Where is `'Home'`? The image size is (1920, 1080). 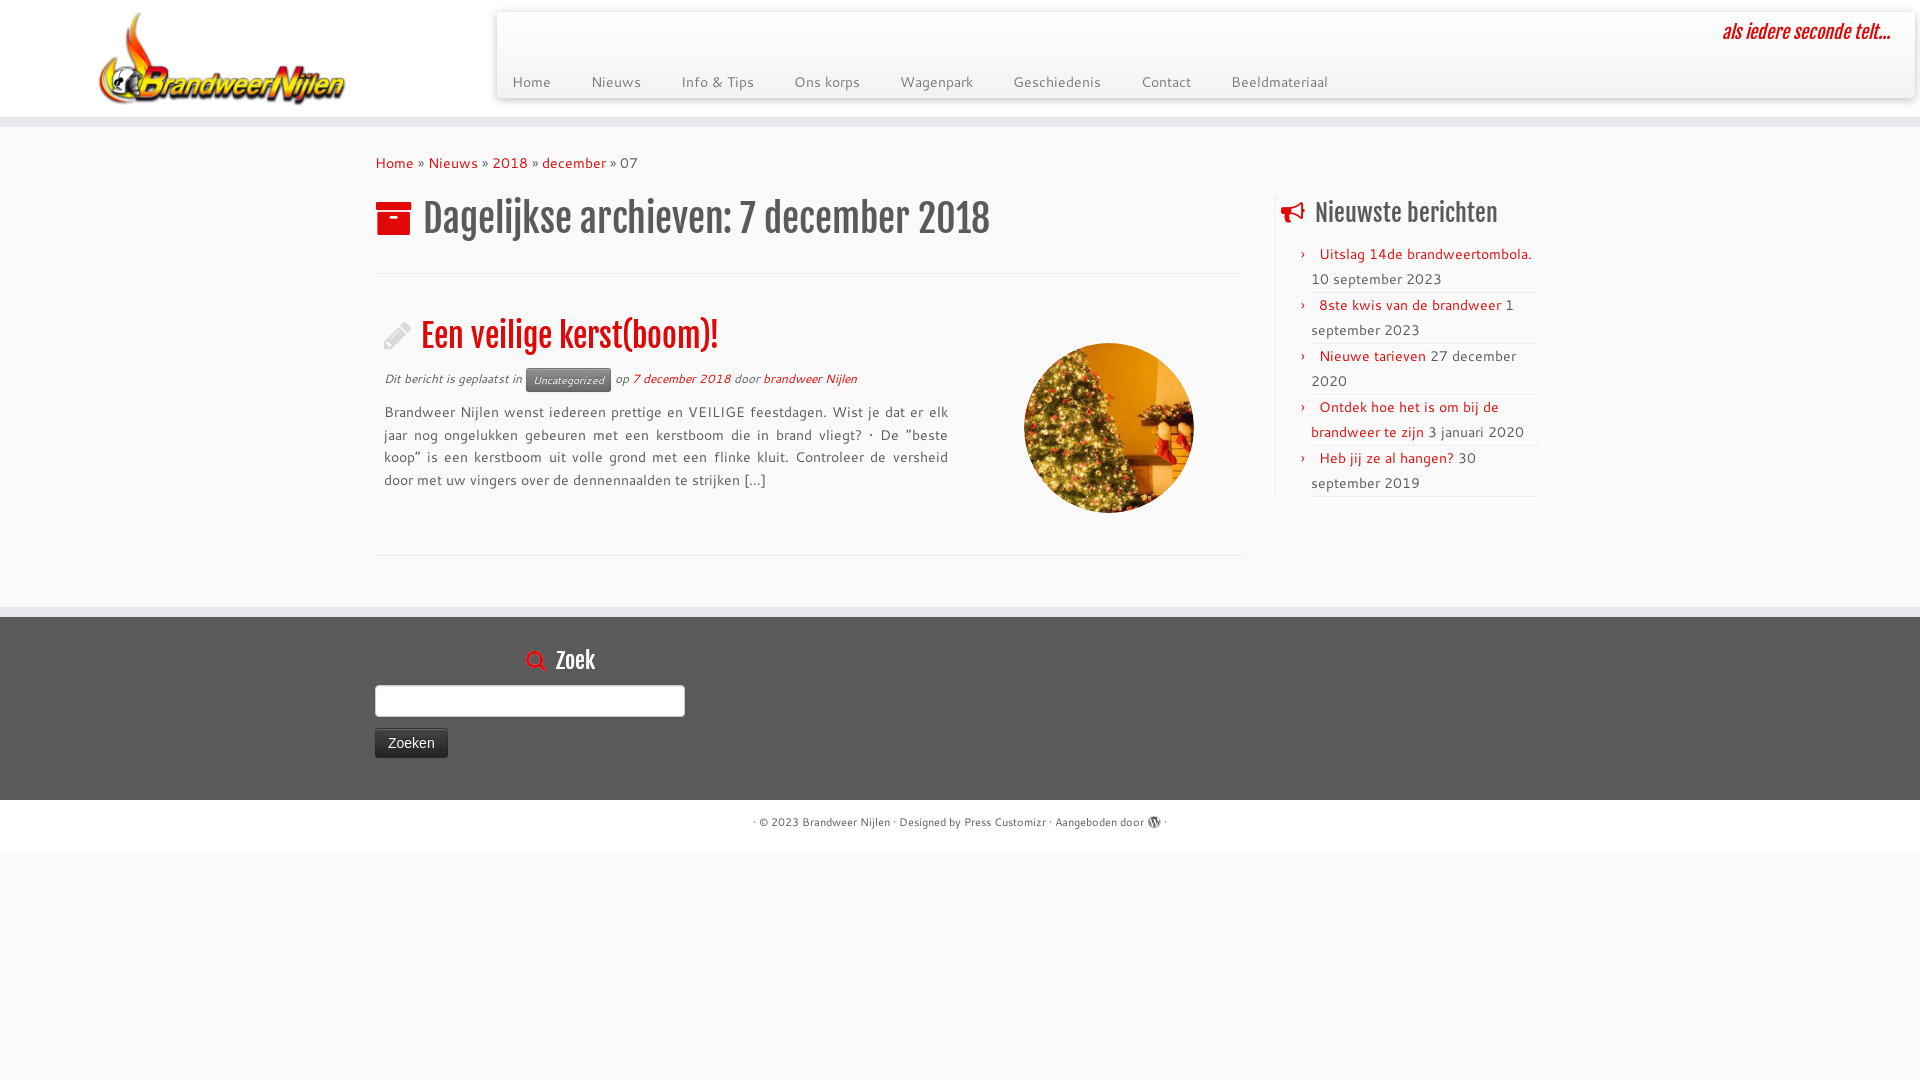 'Home' is located at coordinates (538, 80).